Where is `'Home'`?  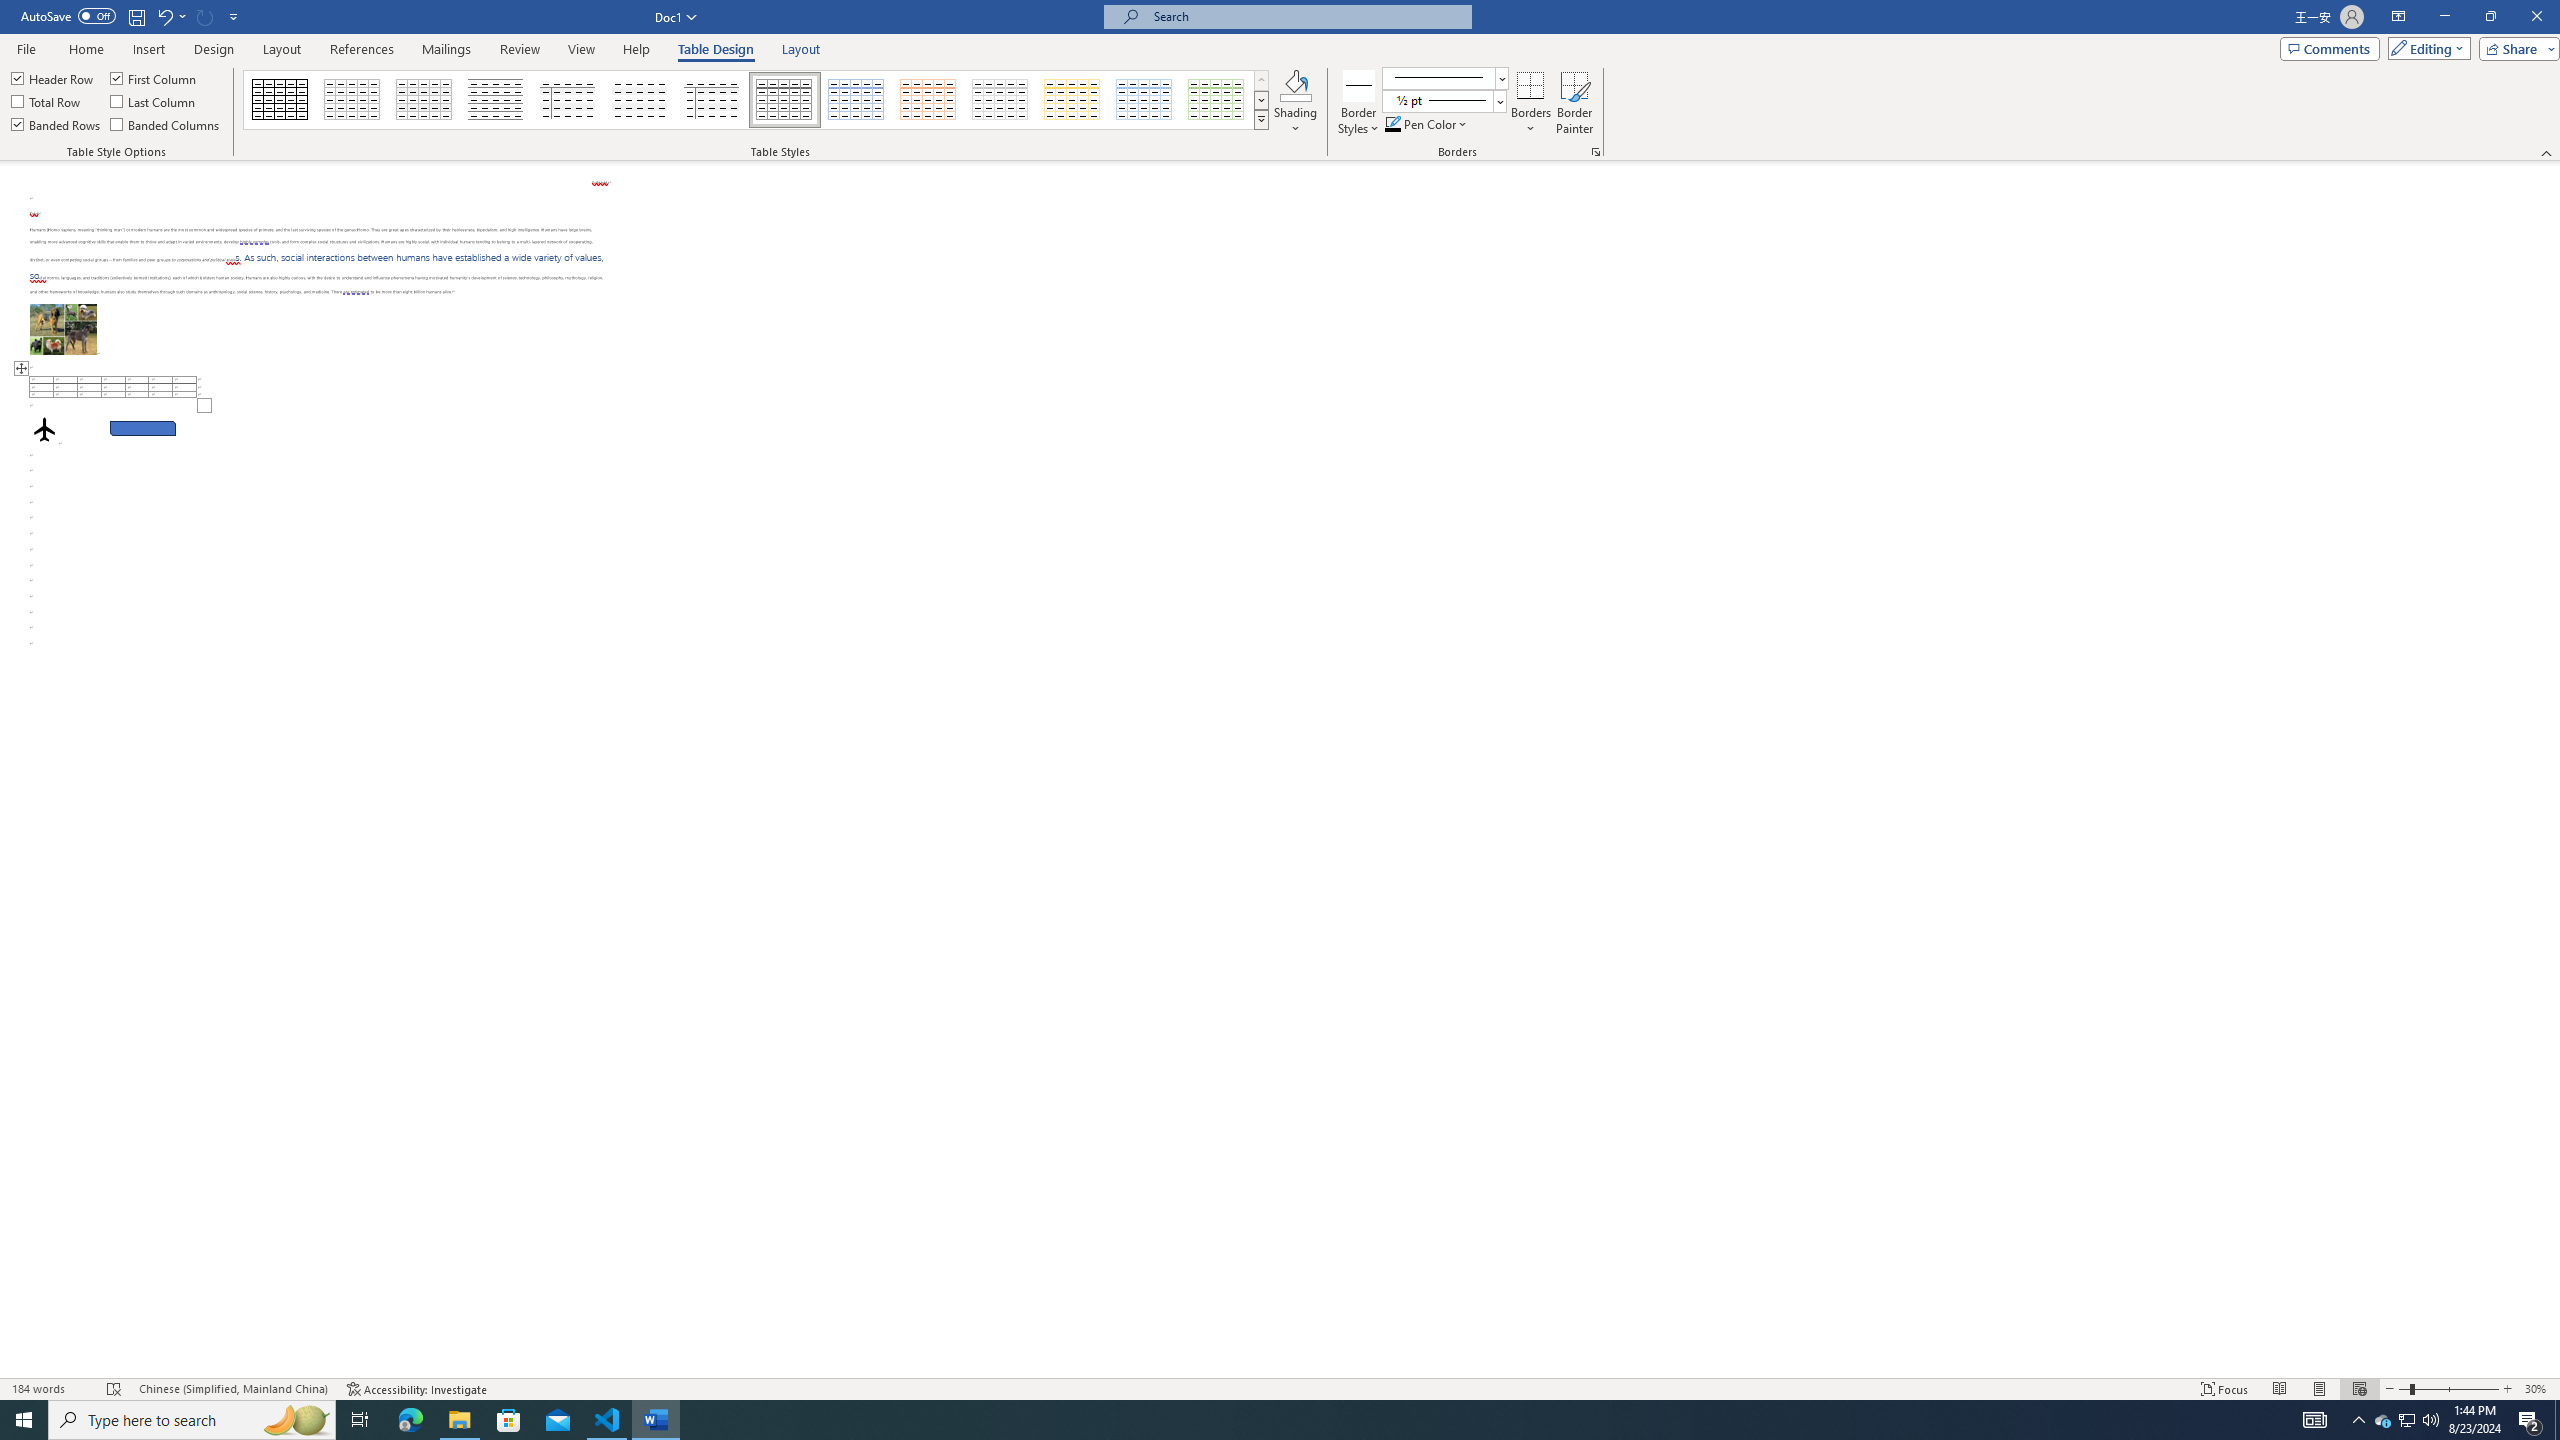 'Home' is located at coordinates (85, 49).